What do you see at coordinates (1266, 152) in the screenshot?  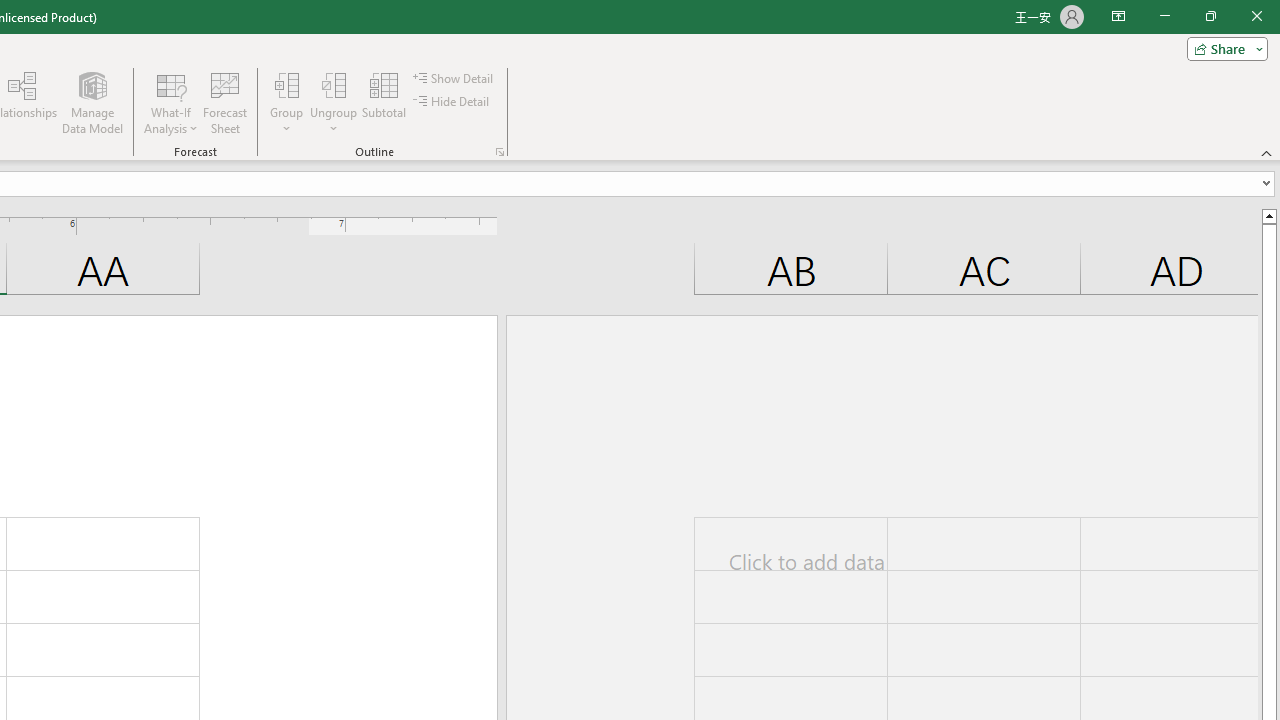 I see `'Collapse the Ribbon'` at bounding box center [1266, 152].